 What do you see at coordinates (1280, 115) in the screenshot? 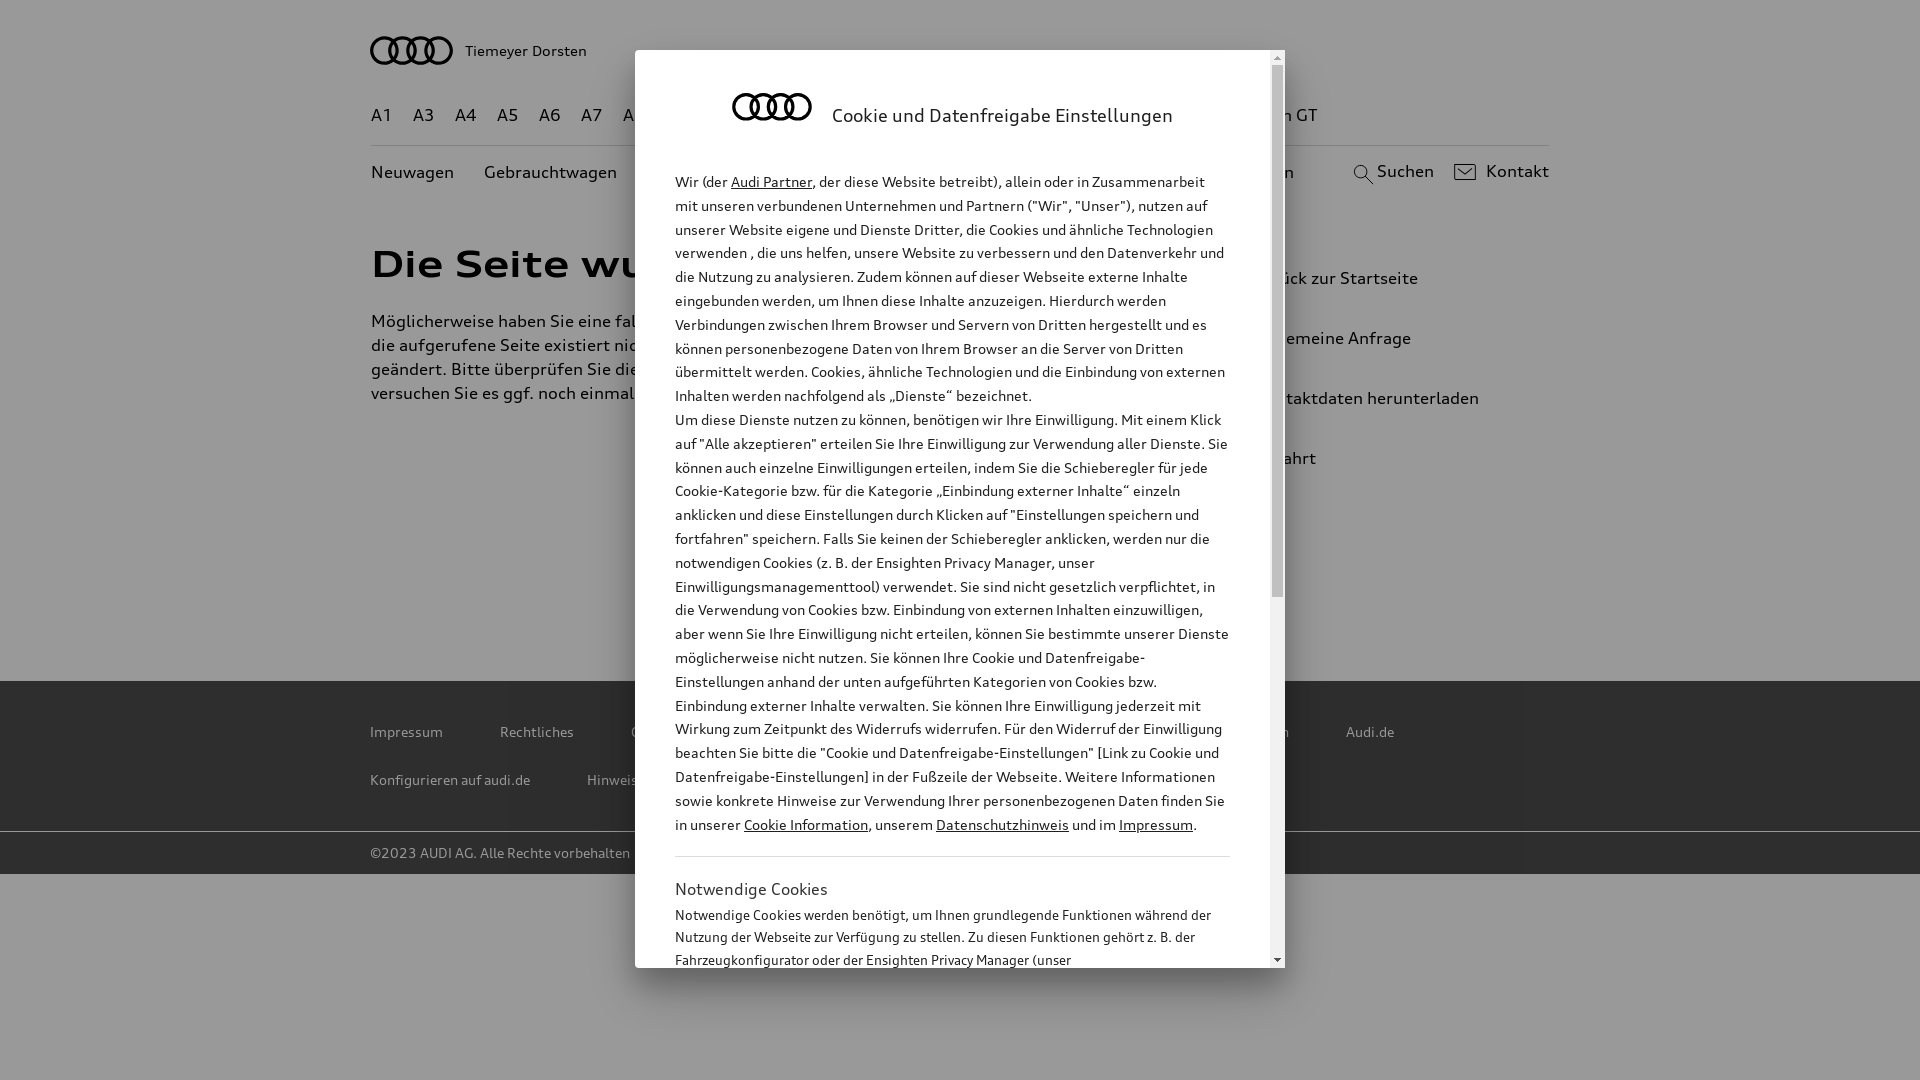
I see `'e-tron GT'` at bounding box center [1280, 115].